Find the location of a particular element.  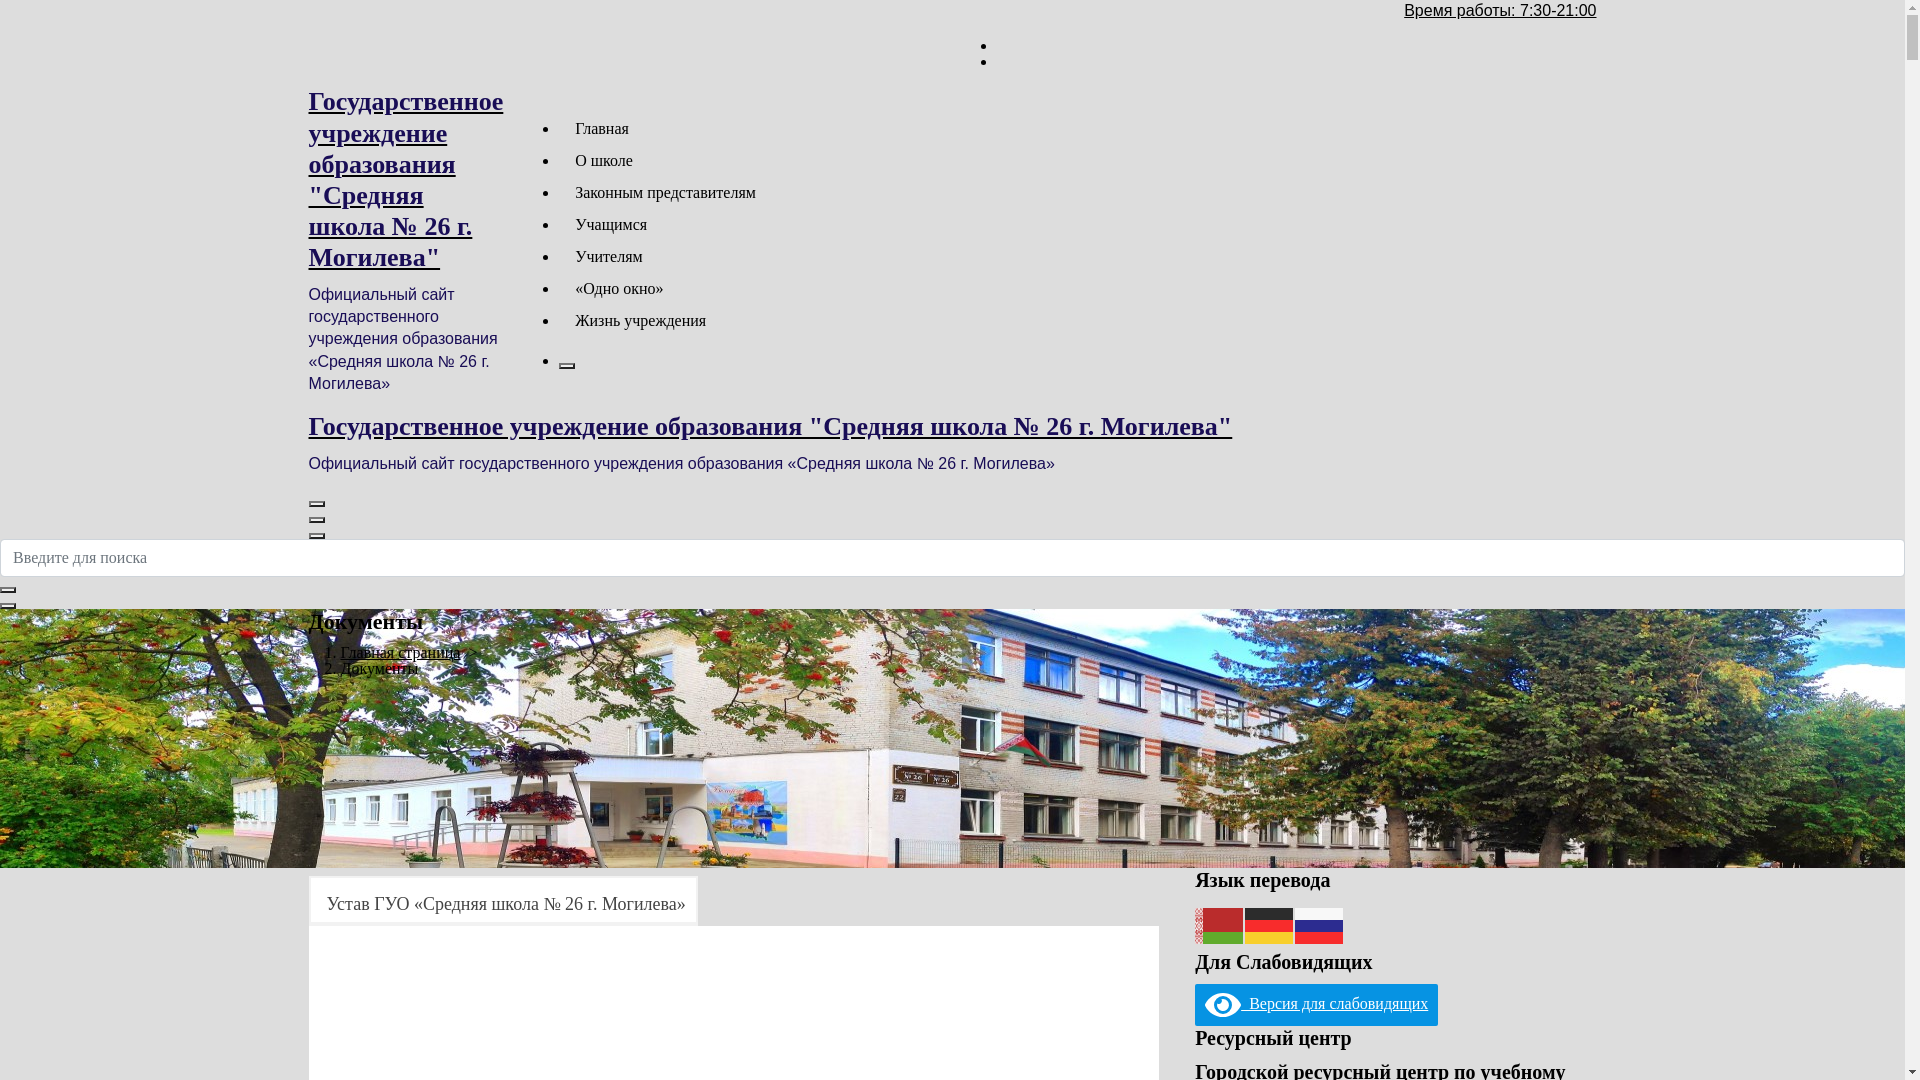

'Russian' is located at coordinates (1320, 924).